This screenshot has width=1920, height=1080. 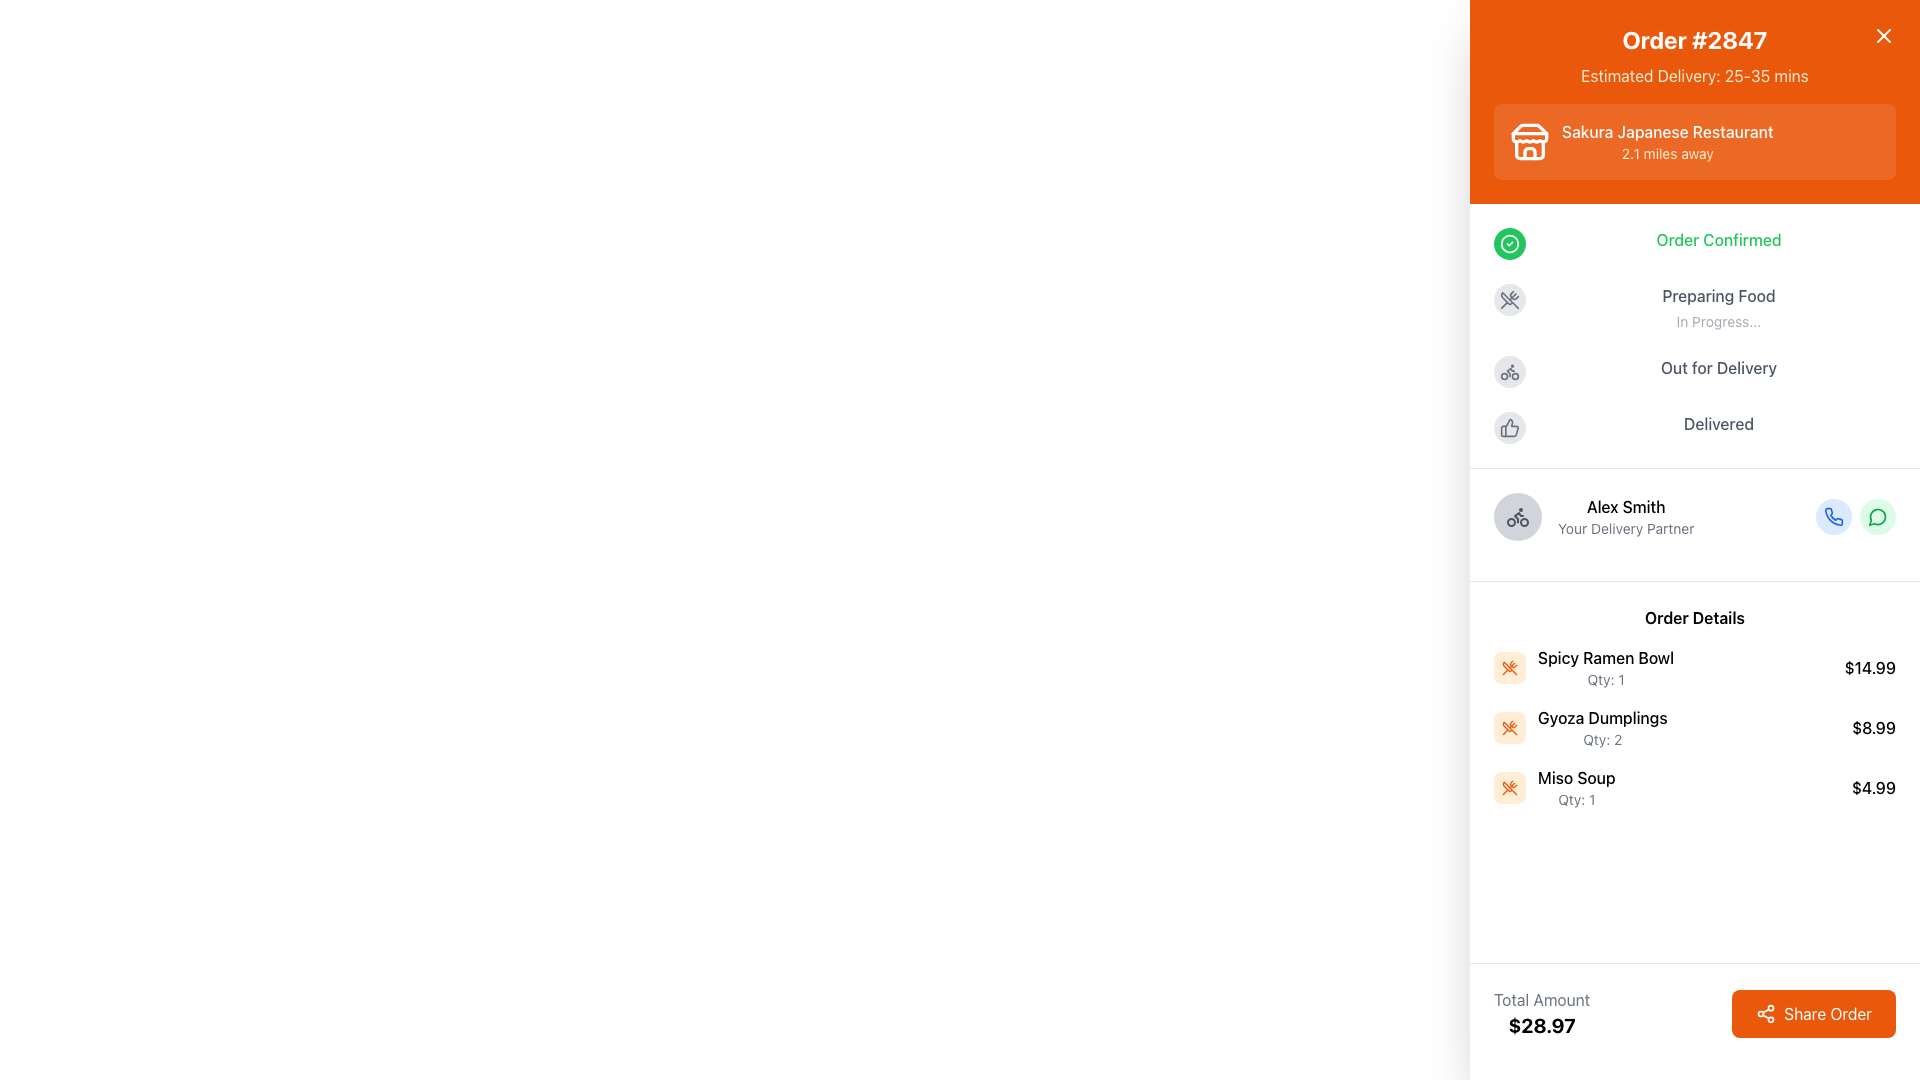 What do you see at coordinates (1717, 367) in the screenshot?
I see `the text label that indicates the current status of an order as 'Out for Delivery', which is positioned below 'Preparing Food' and above 'Delivered', identified with an adjacent bicycle icon` at bounding box center [1717, 367].